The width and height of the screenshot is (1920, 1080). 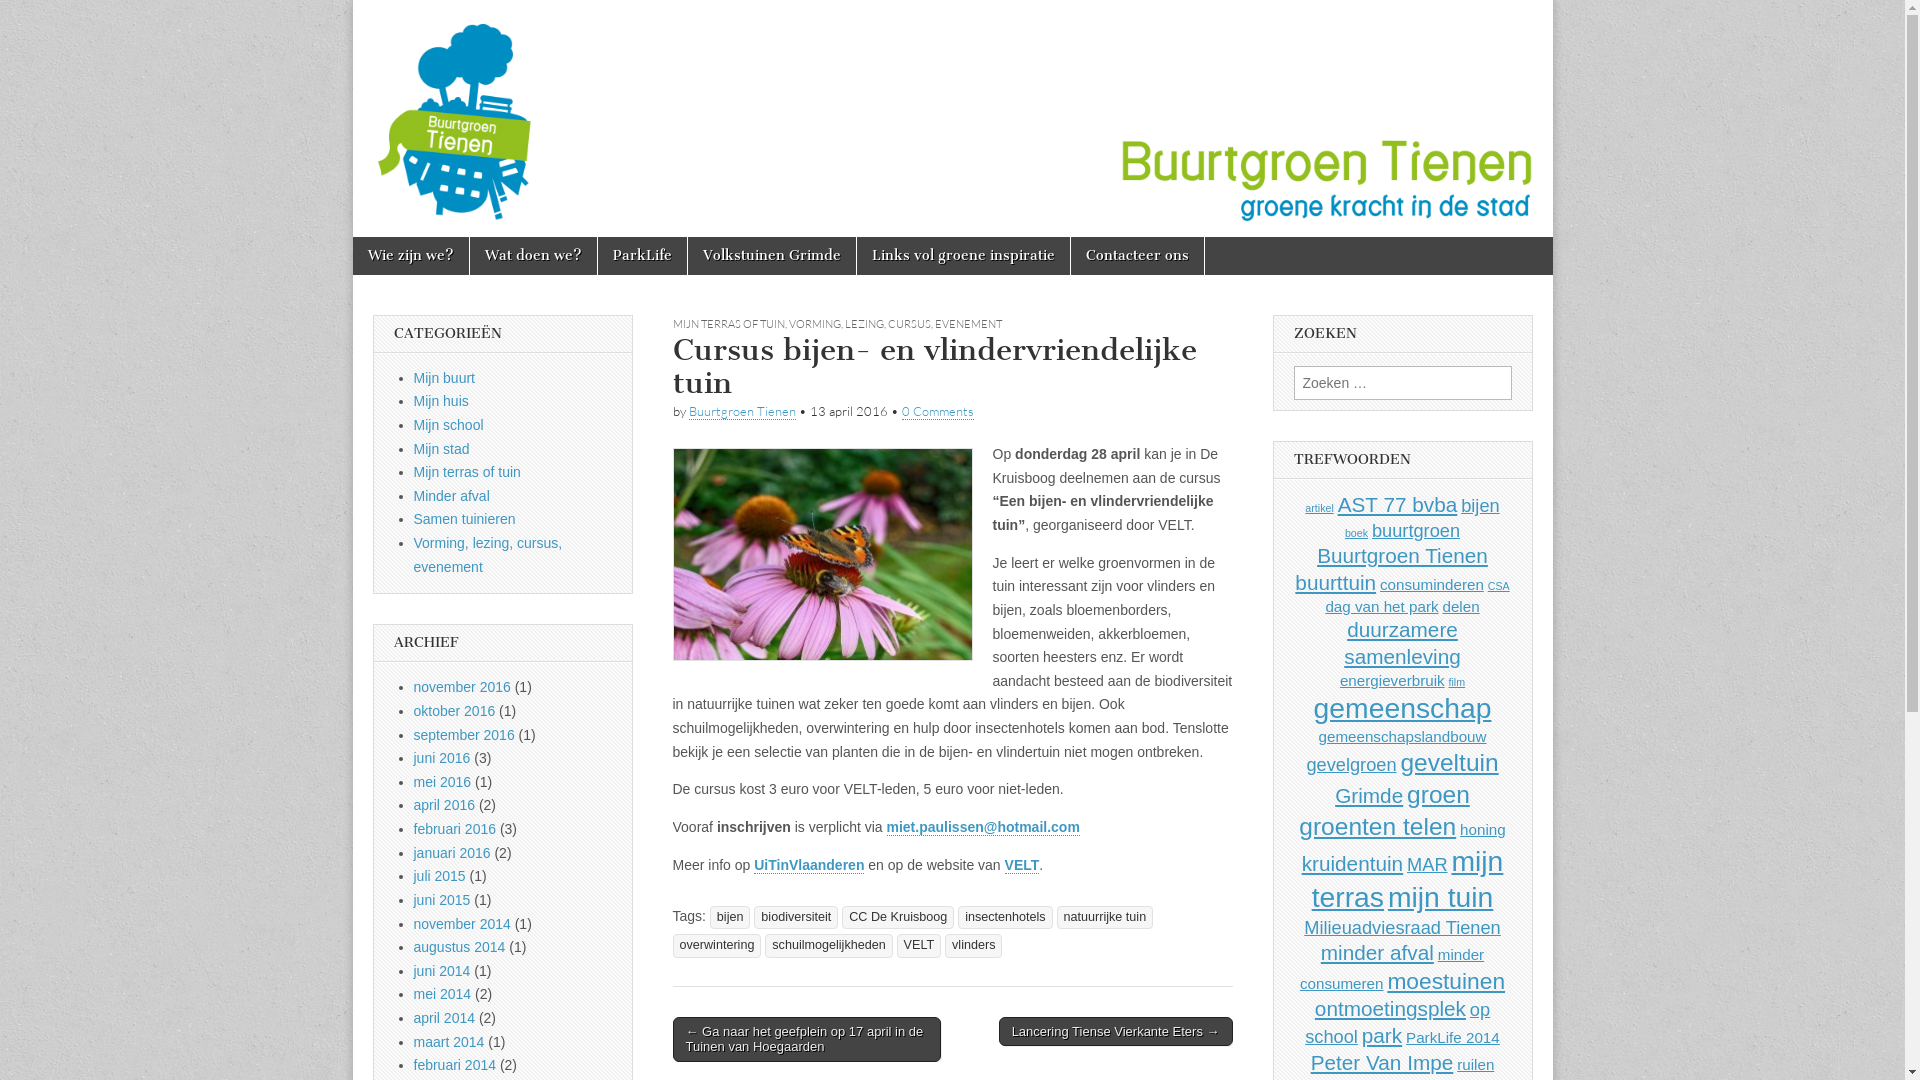 I want to click on 'Mijn school', so click(x=448, y=423).